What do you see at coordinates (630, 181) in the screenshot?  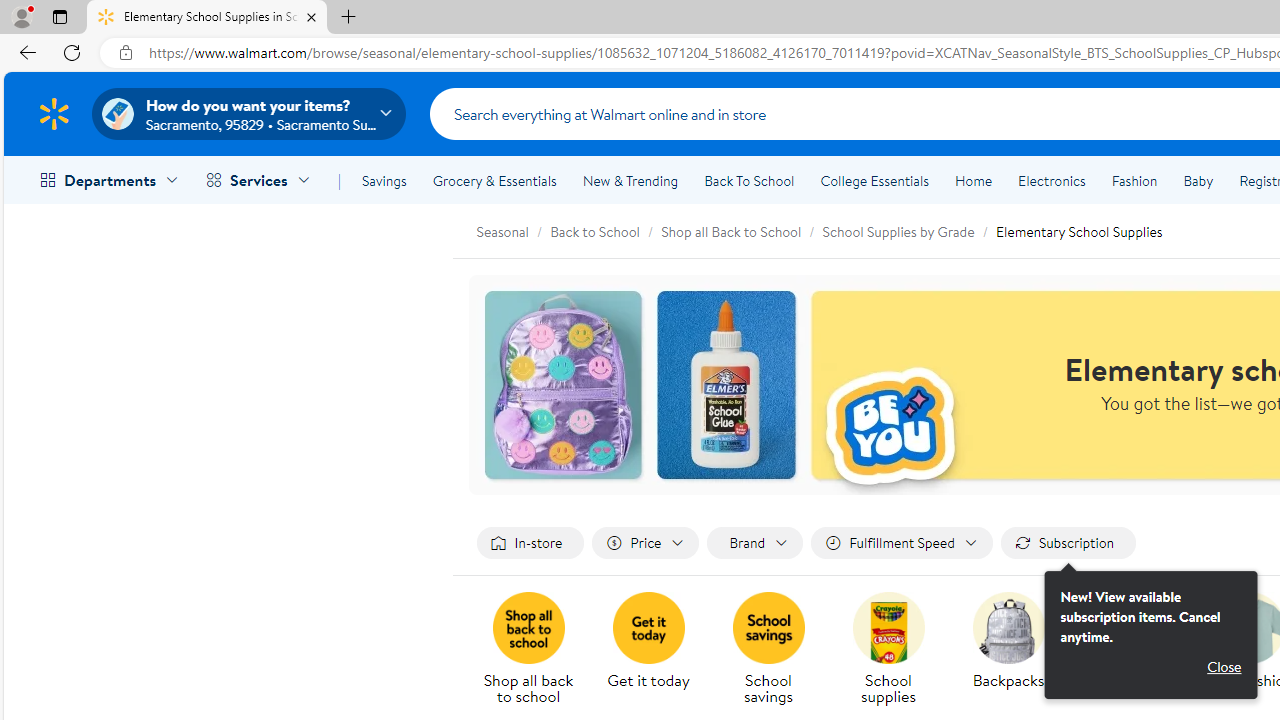 I see `'New & Trending'` at bounding box center [630, 181].